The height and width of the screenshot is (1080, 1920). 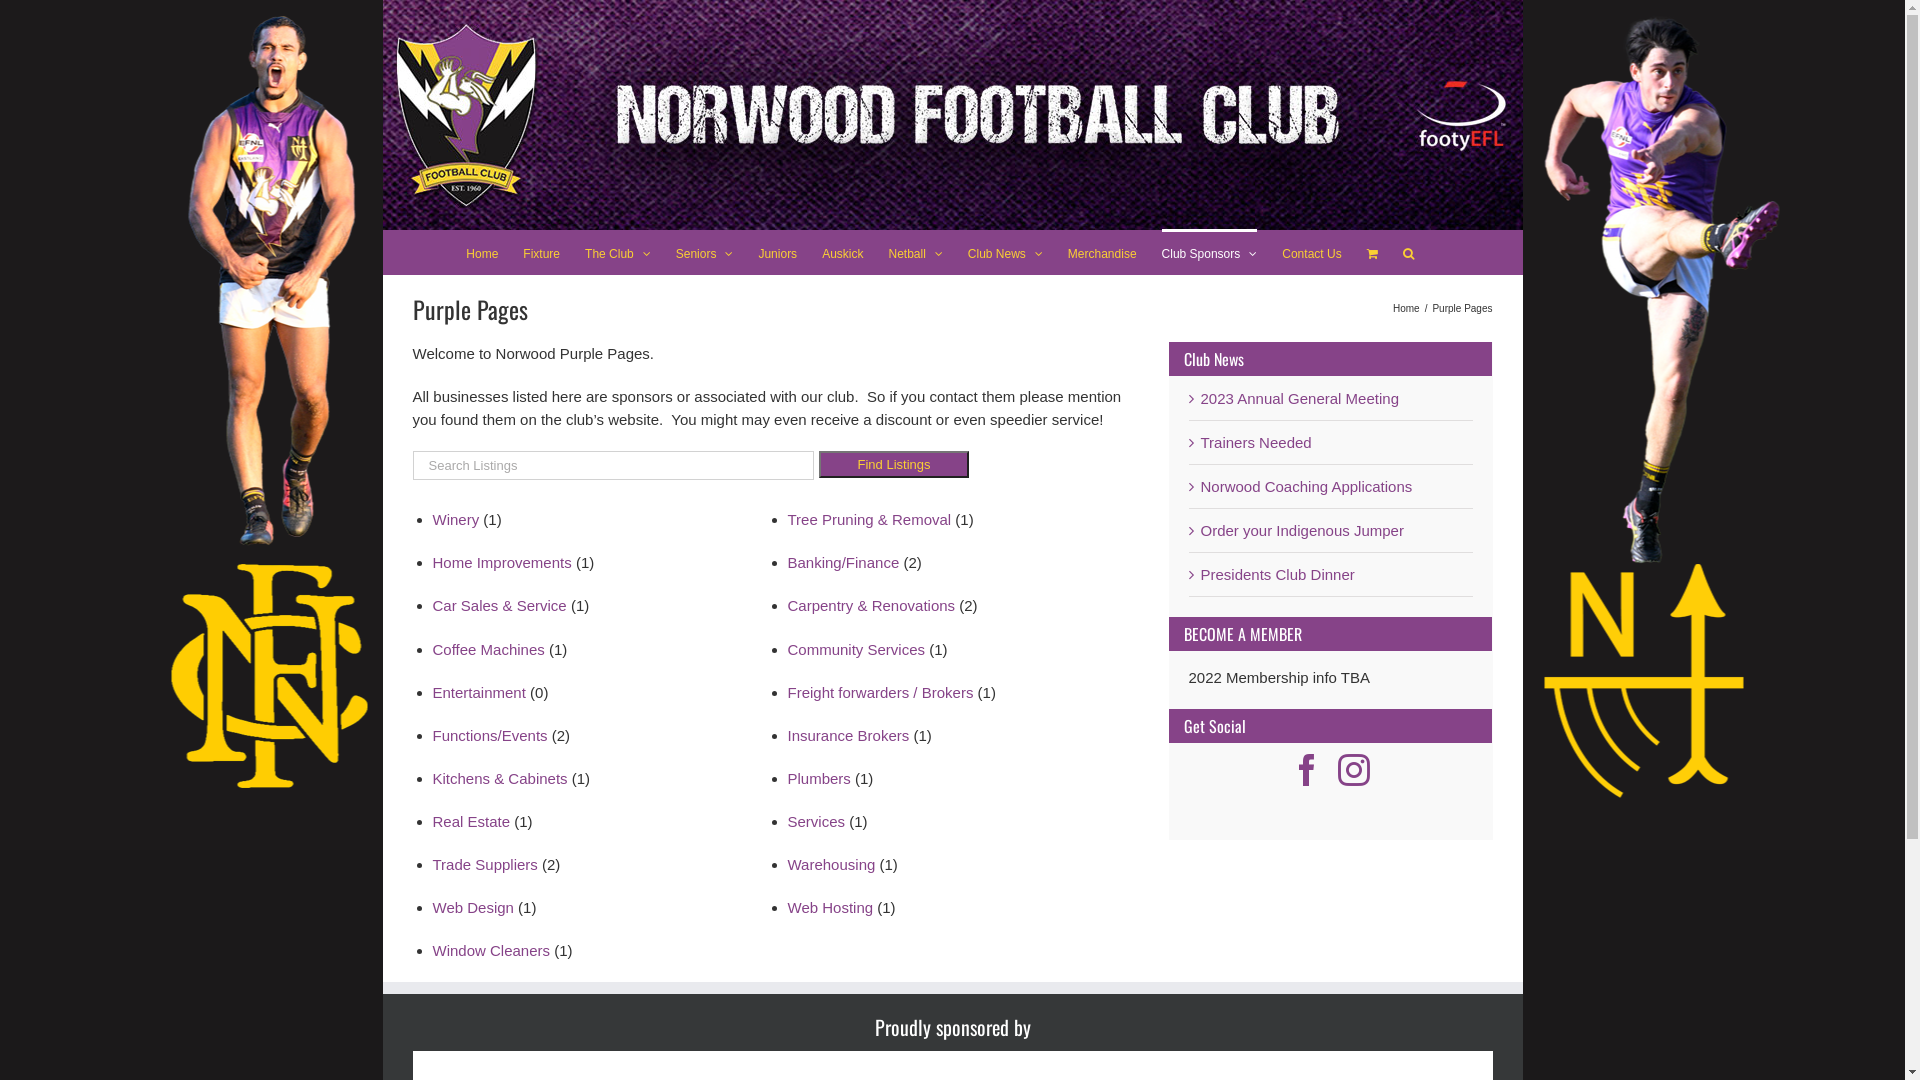 I want to click on 'Search', so click(x=1407, y=250).